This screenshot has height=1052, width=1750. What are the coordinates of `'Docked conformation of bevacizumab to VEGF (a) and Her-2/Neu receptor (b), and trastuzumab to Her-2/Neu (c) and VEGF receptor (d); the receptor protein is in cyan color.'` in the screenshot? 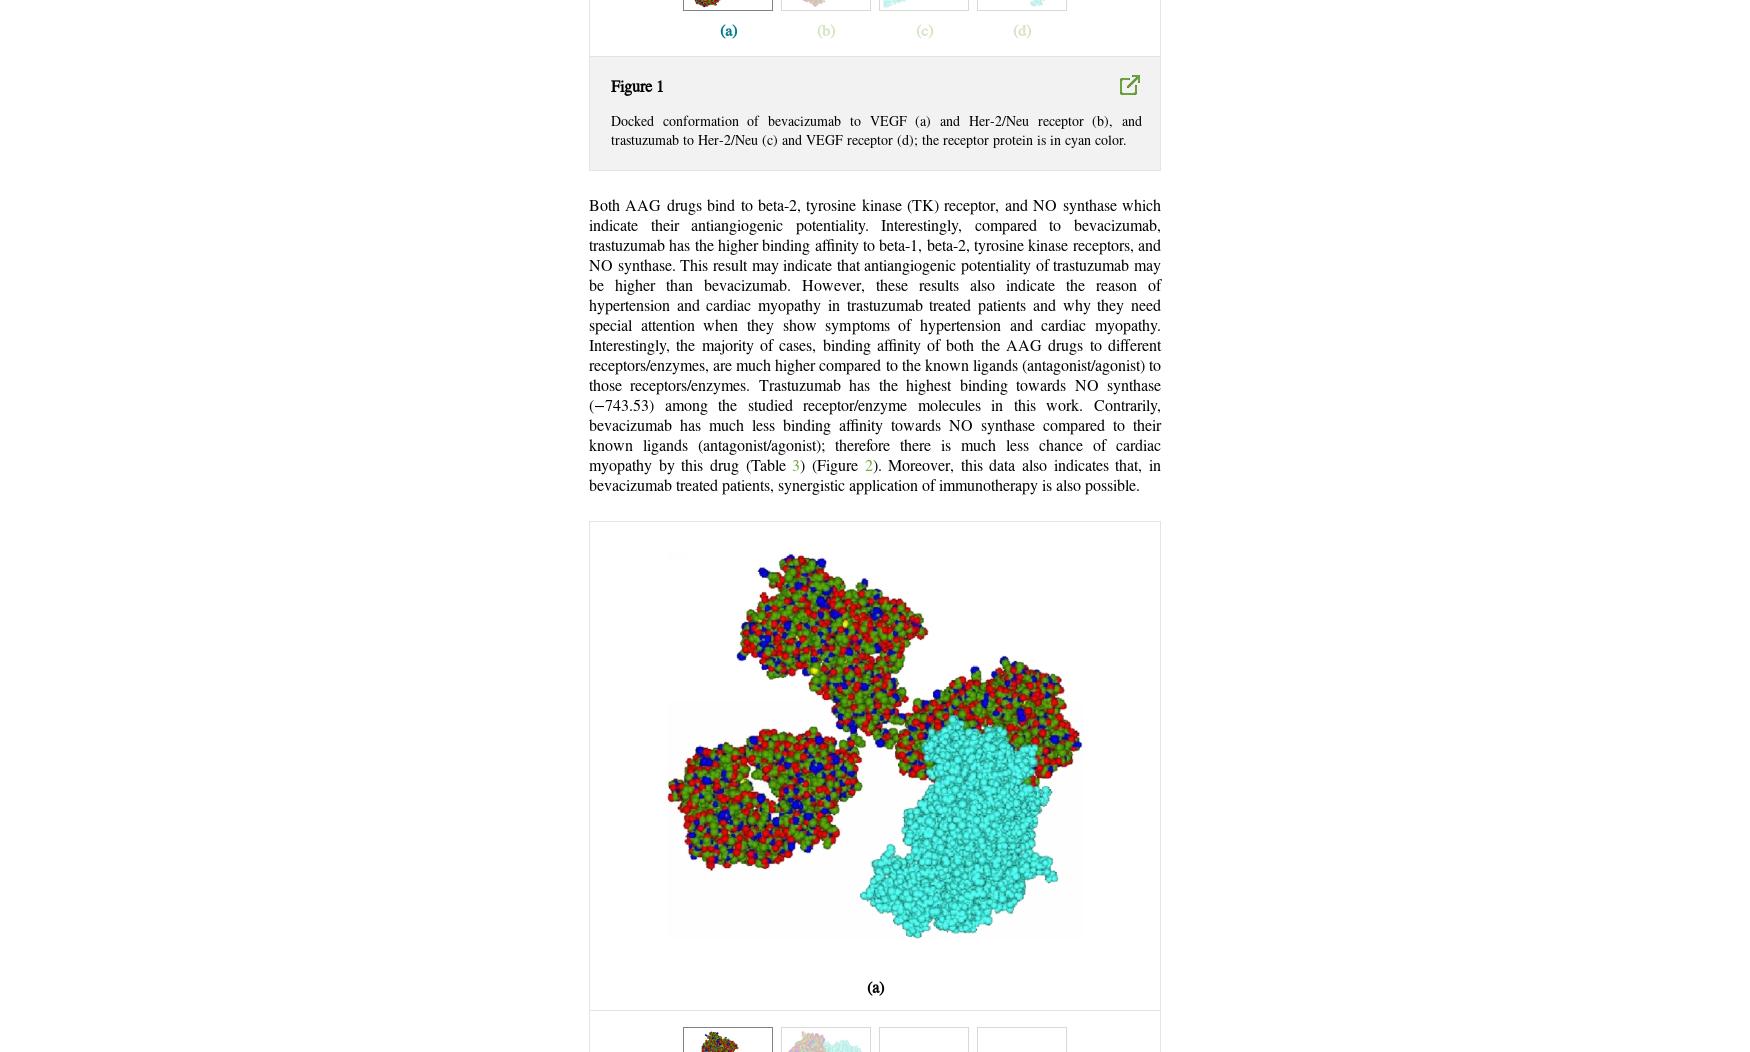 It's located at (610, 130).